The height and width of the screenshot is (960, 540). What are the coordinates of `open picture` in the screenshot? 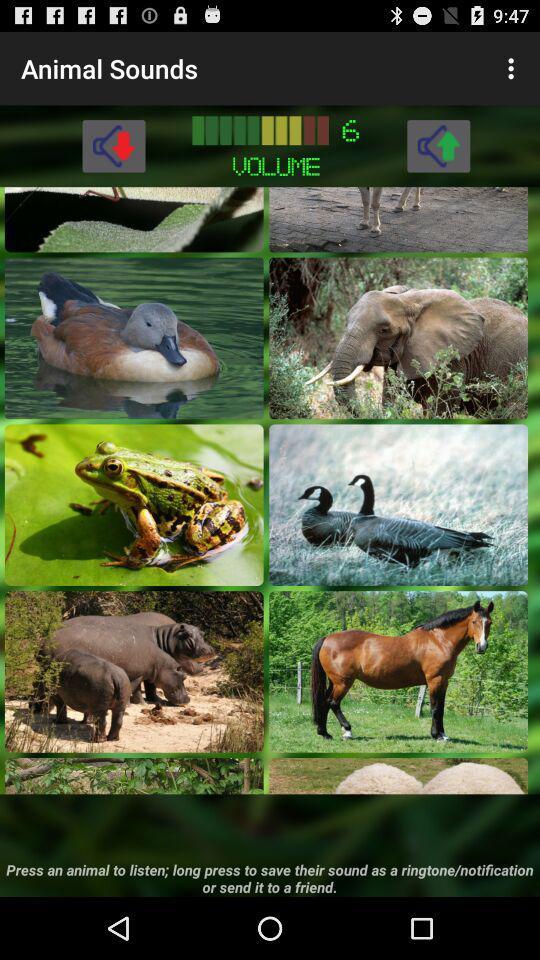 It's located at (134, 338).